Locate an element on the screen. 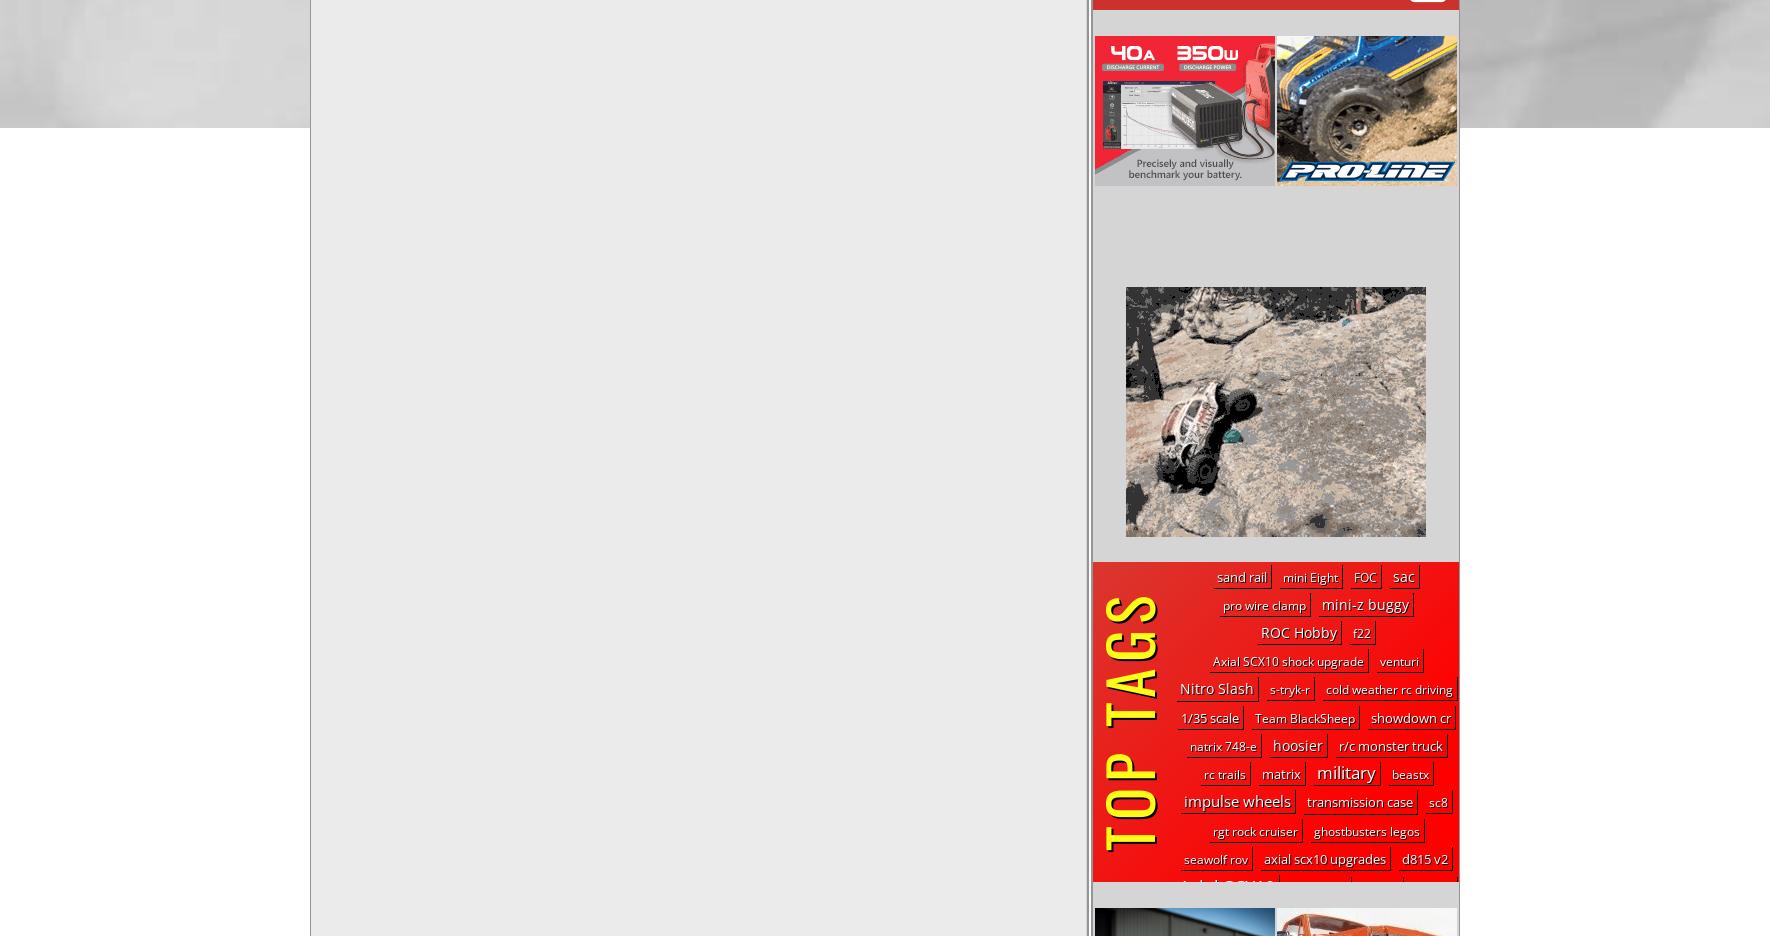  'mono' is located at coordinates (1343, 915).